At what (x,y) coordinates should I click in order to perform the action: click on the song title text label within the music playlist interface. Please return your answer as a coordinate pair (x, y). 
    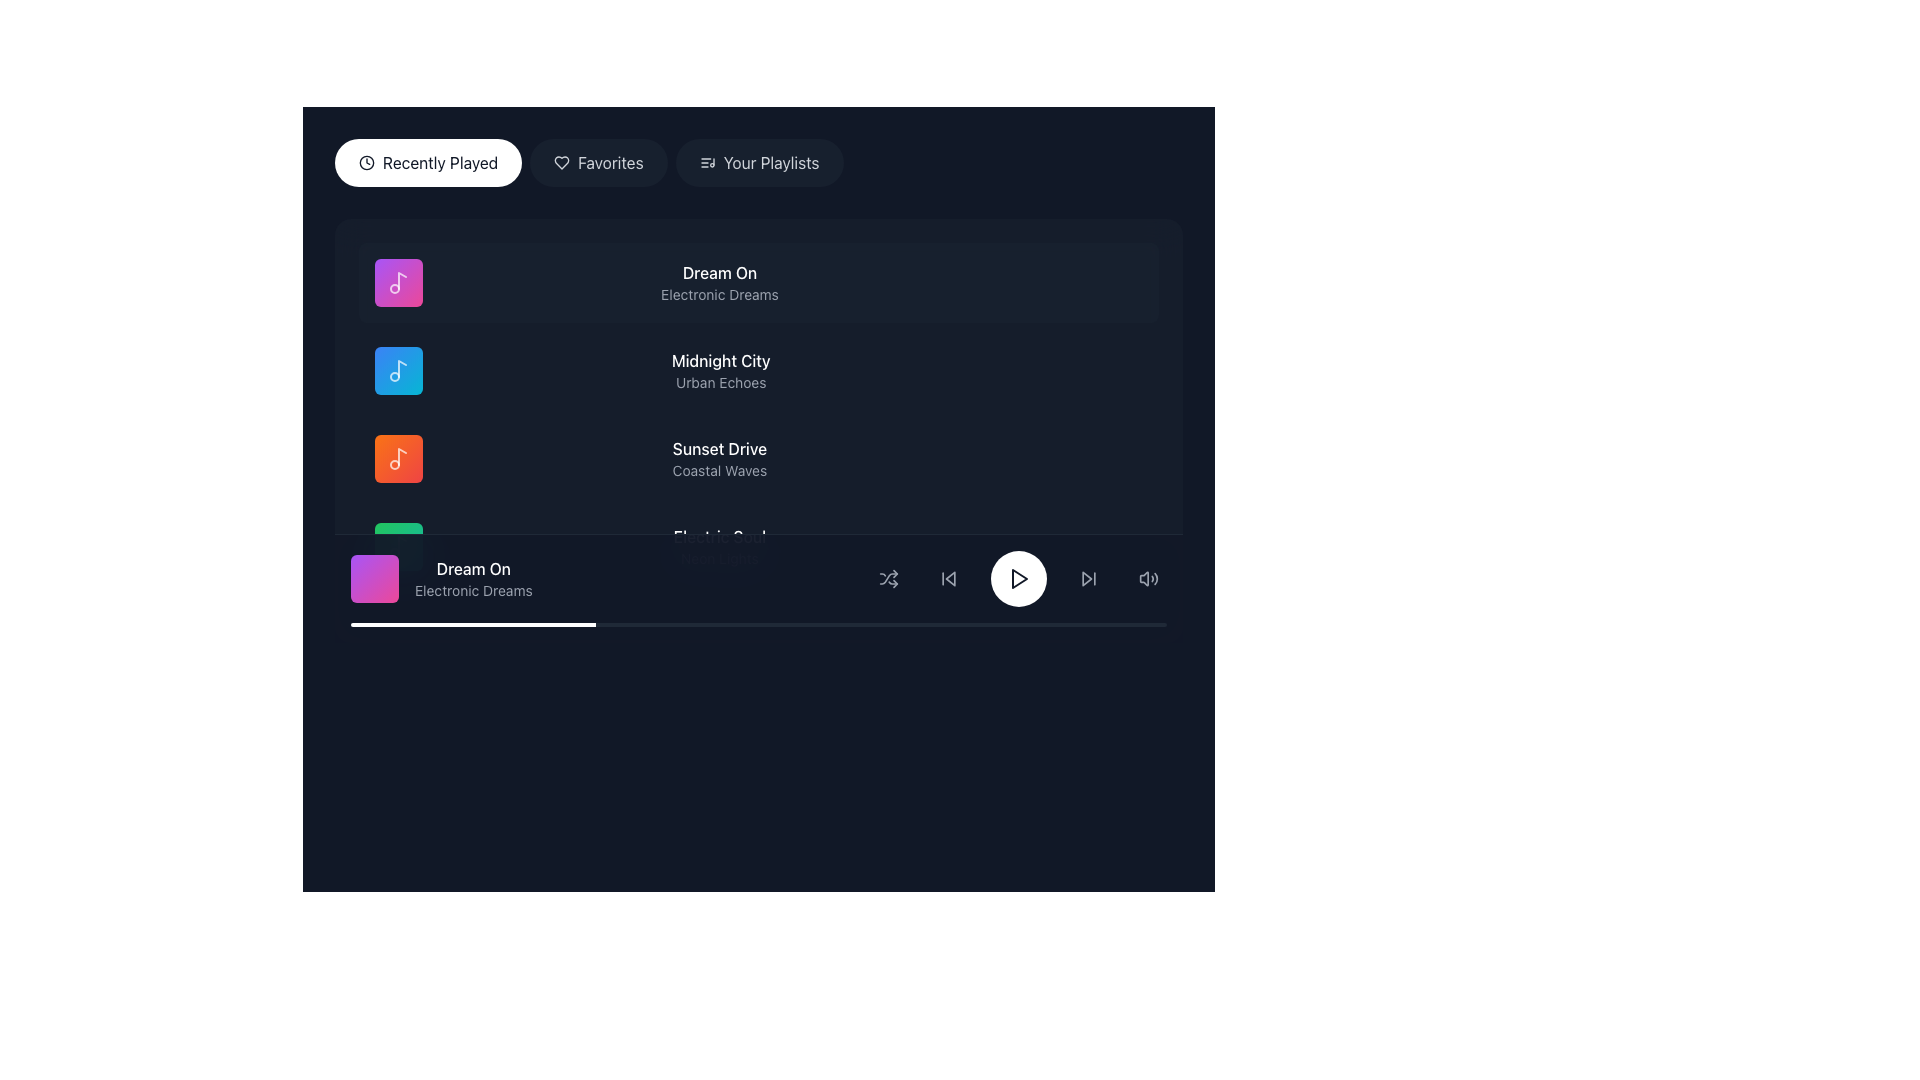
    Looking at the image, I should click on (472, 569).